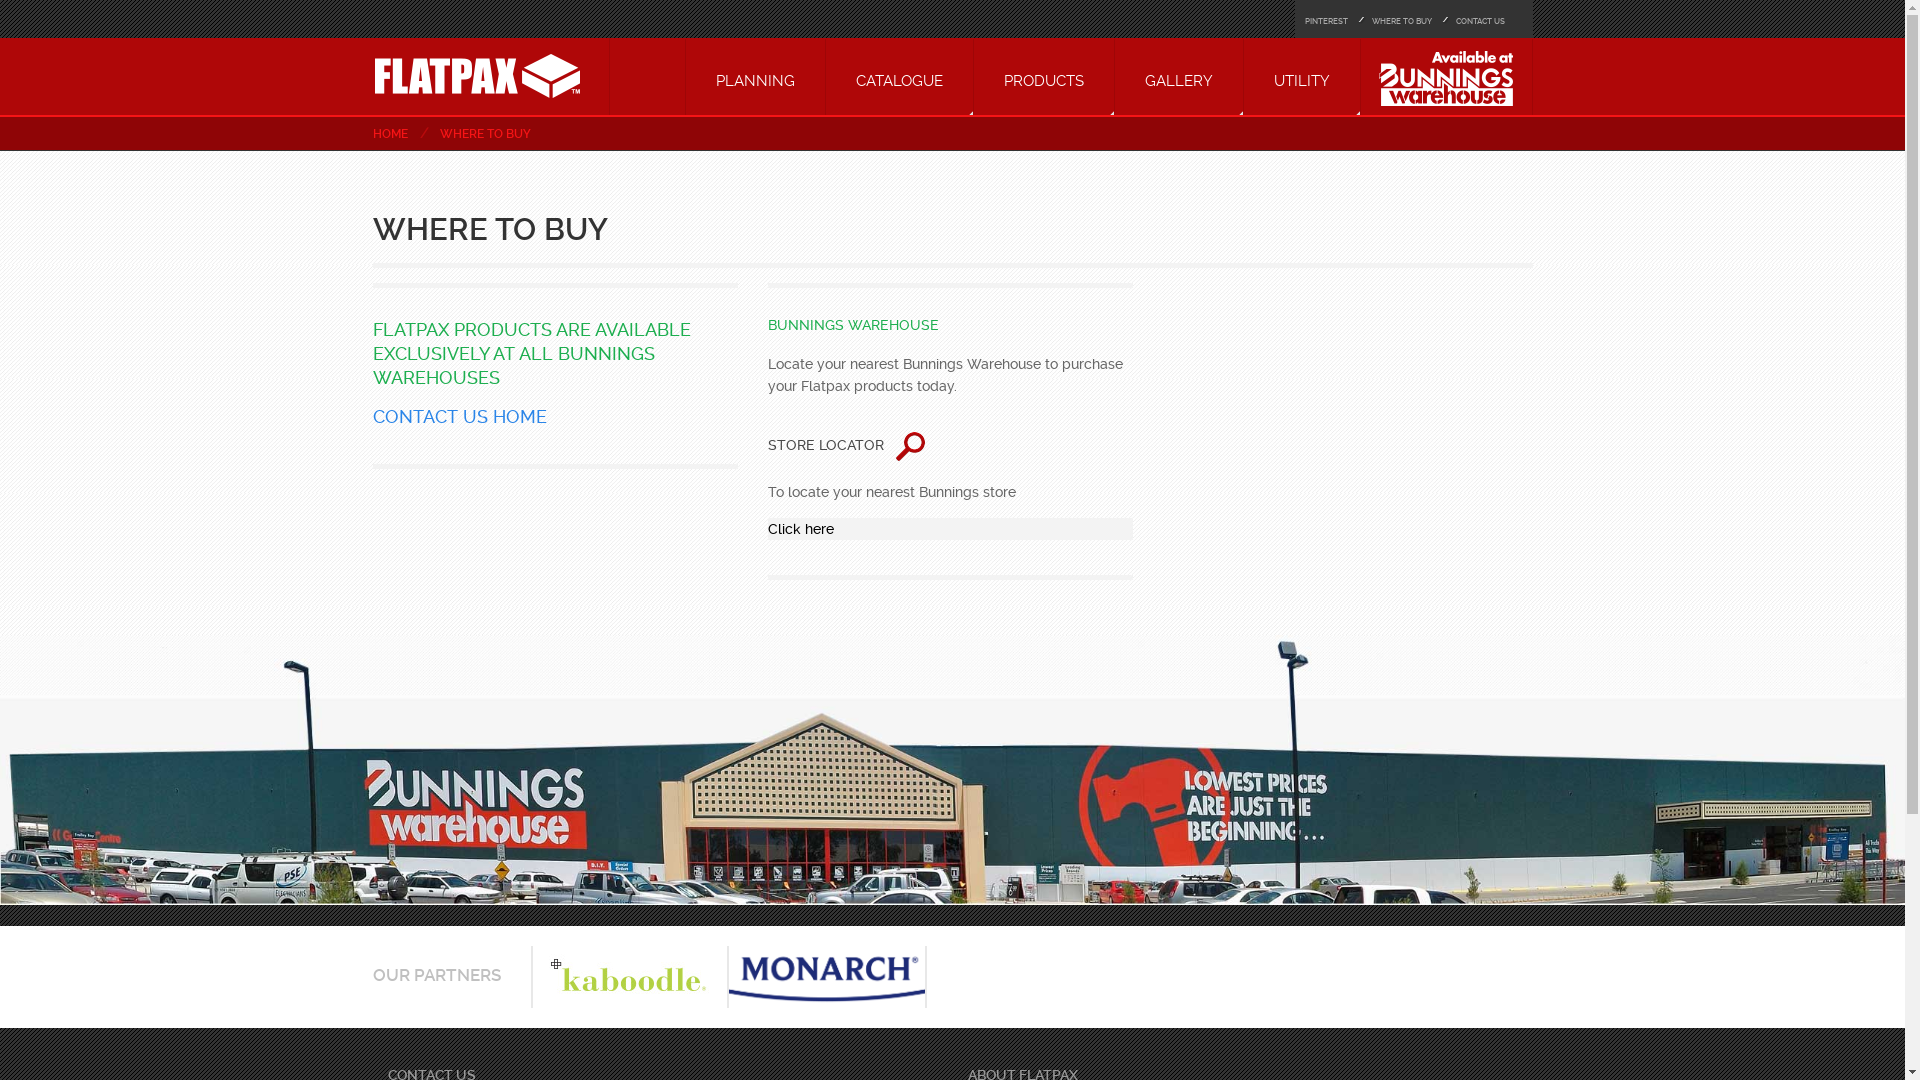 The image size is (1920, 1080). I want to click on 'UTILITY', so click(1242, 76).